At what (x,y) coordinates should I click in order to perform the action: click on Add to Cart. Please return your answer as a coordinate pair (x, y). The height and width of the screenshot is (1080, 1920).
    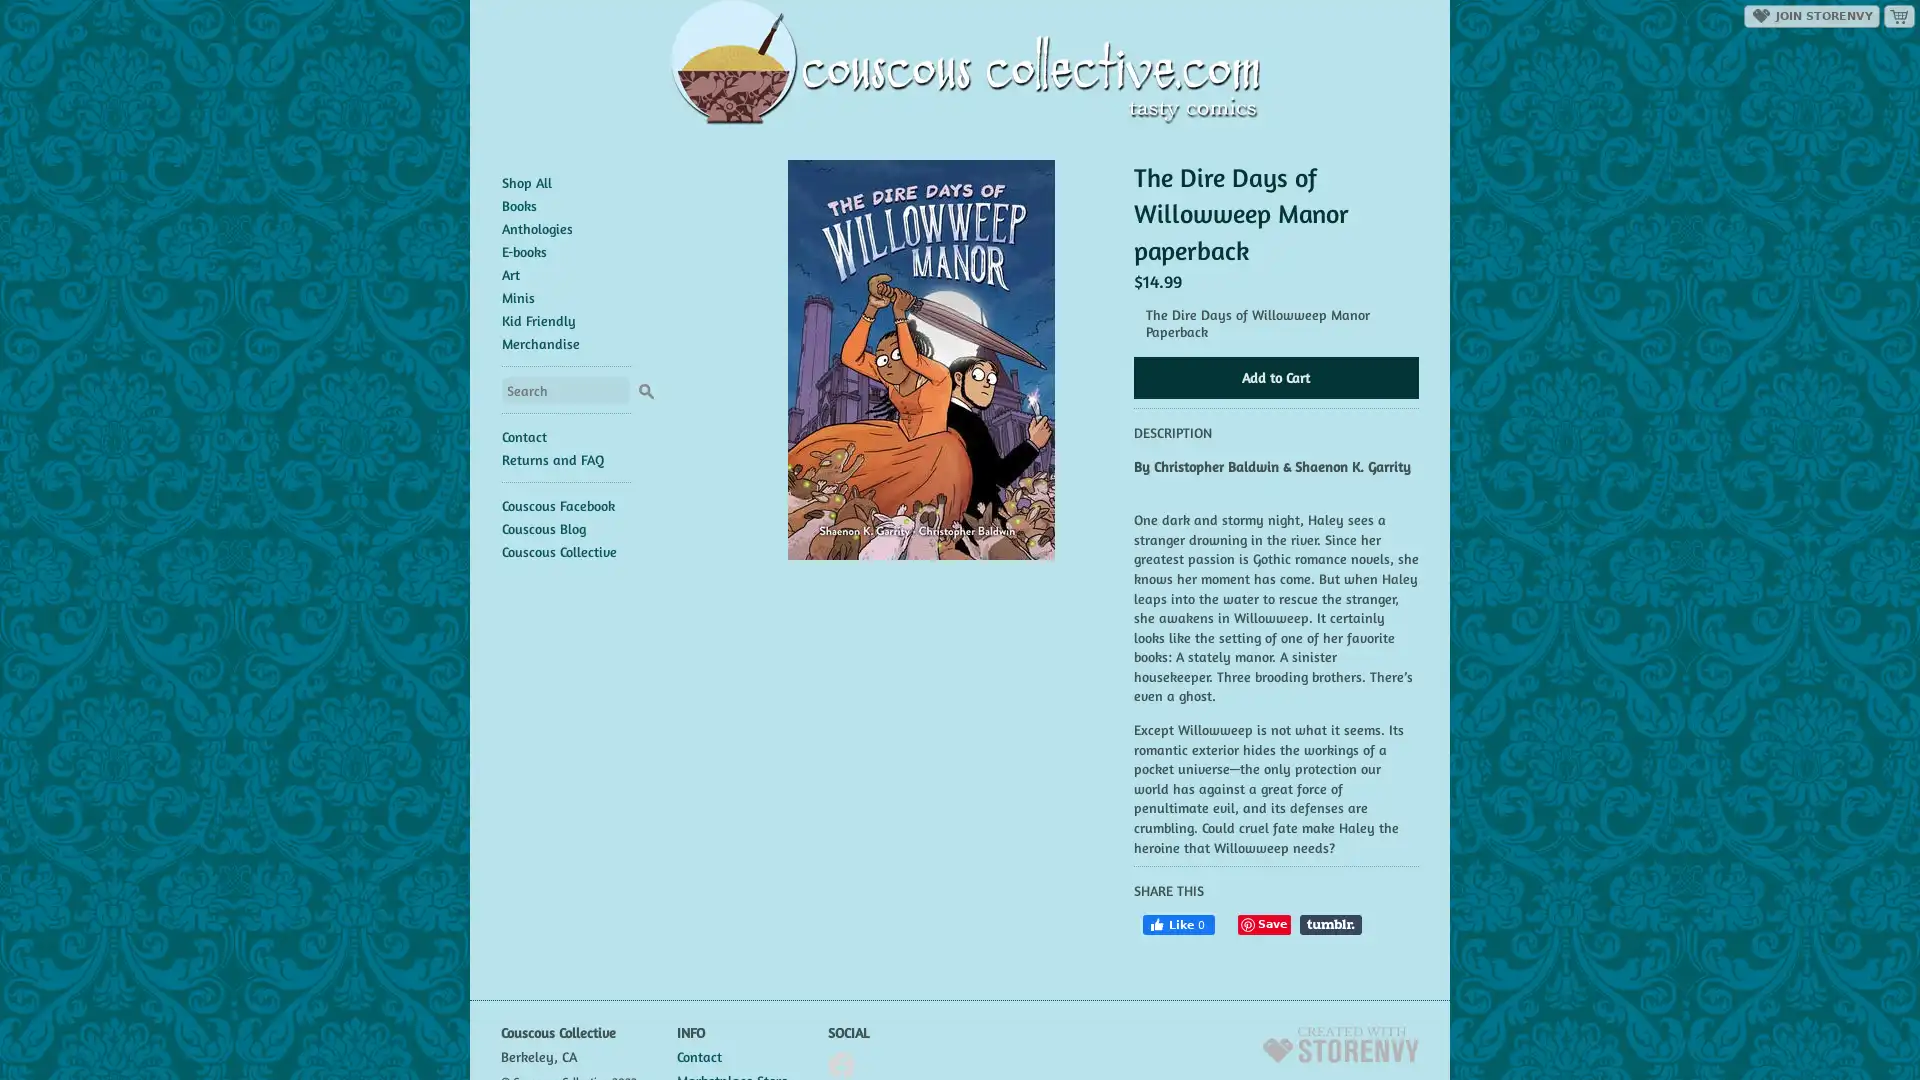
    Looking at the image, I should click on (1274, 378).